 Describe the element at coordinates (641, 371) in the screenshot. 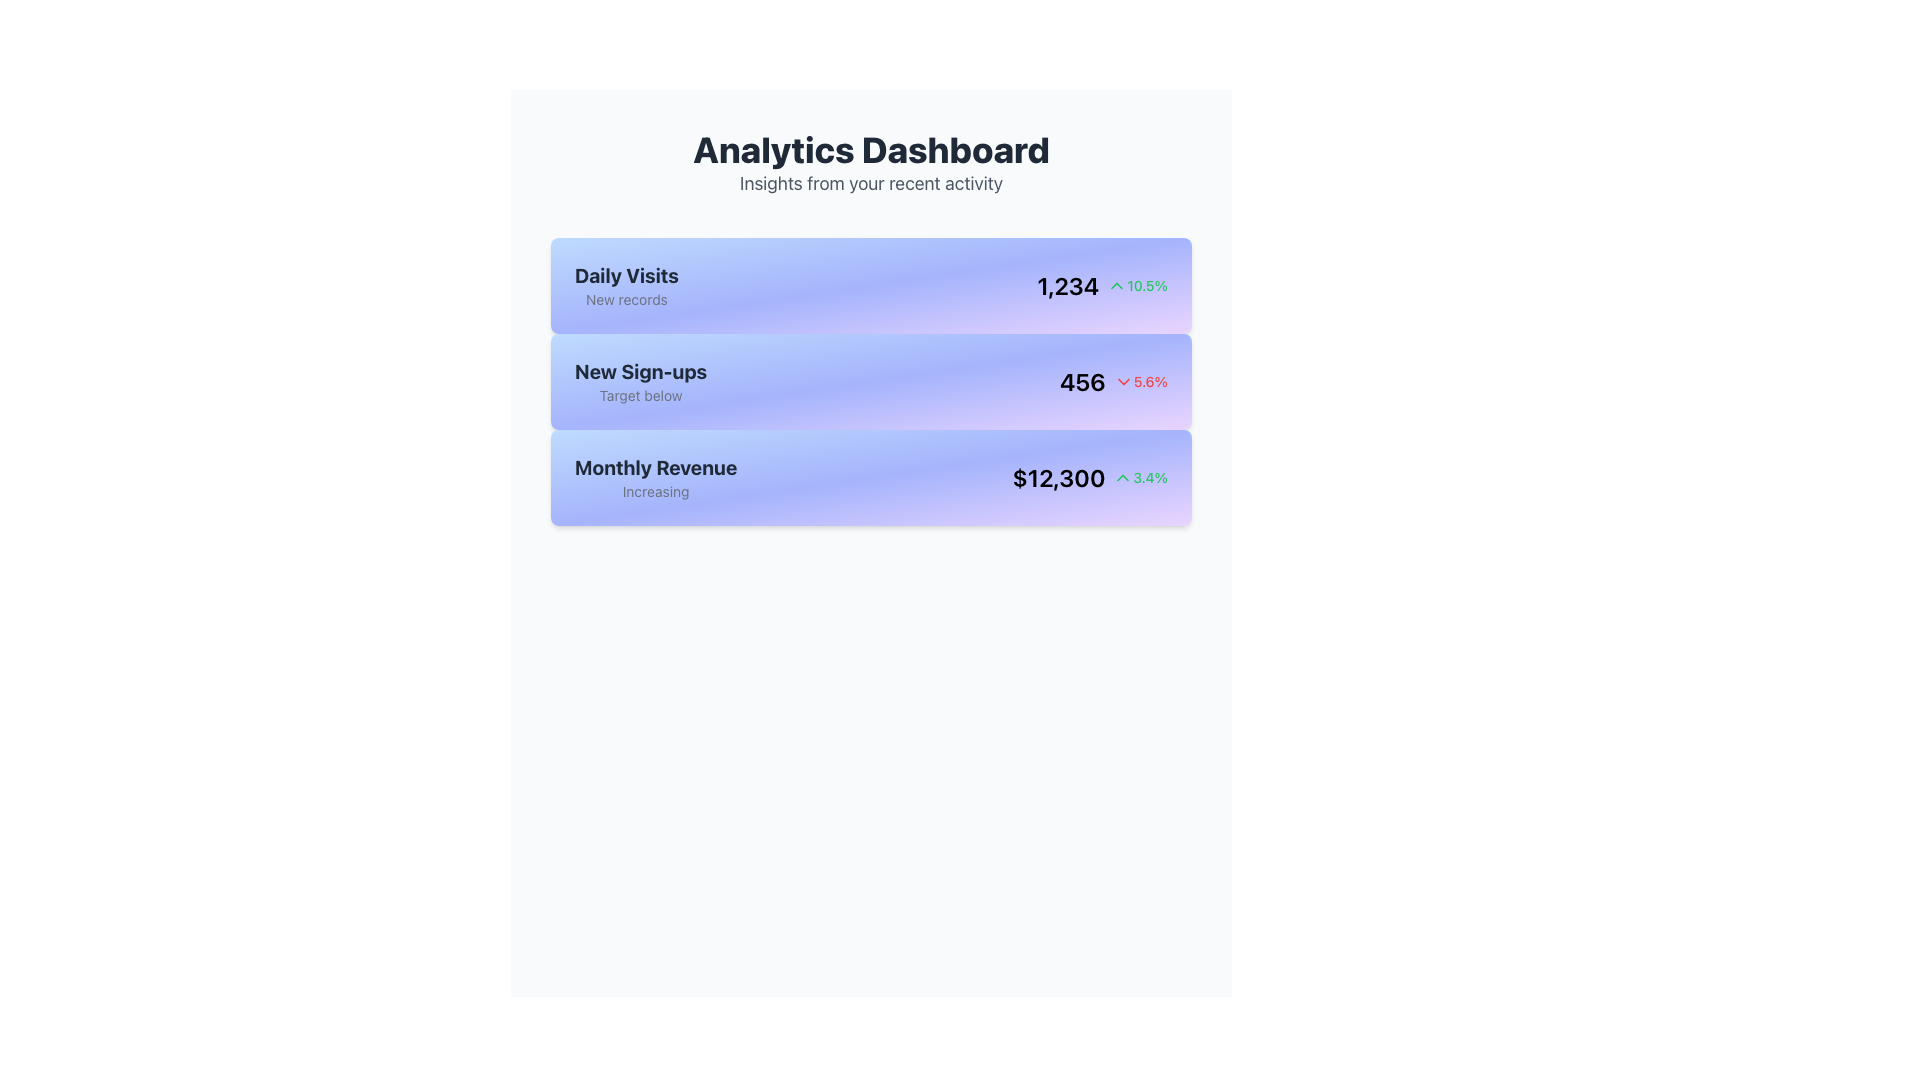

I see `heading title text for the 'New Sign-ups' section located in the middle section of the analytics dashboard, positioned between the 'Daily Visits' section and the 'Target below' subtitle` at that location.